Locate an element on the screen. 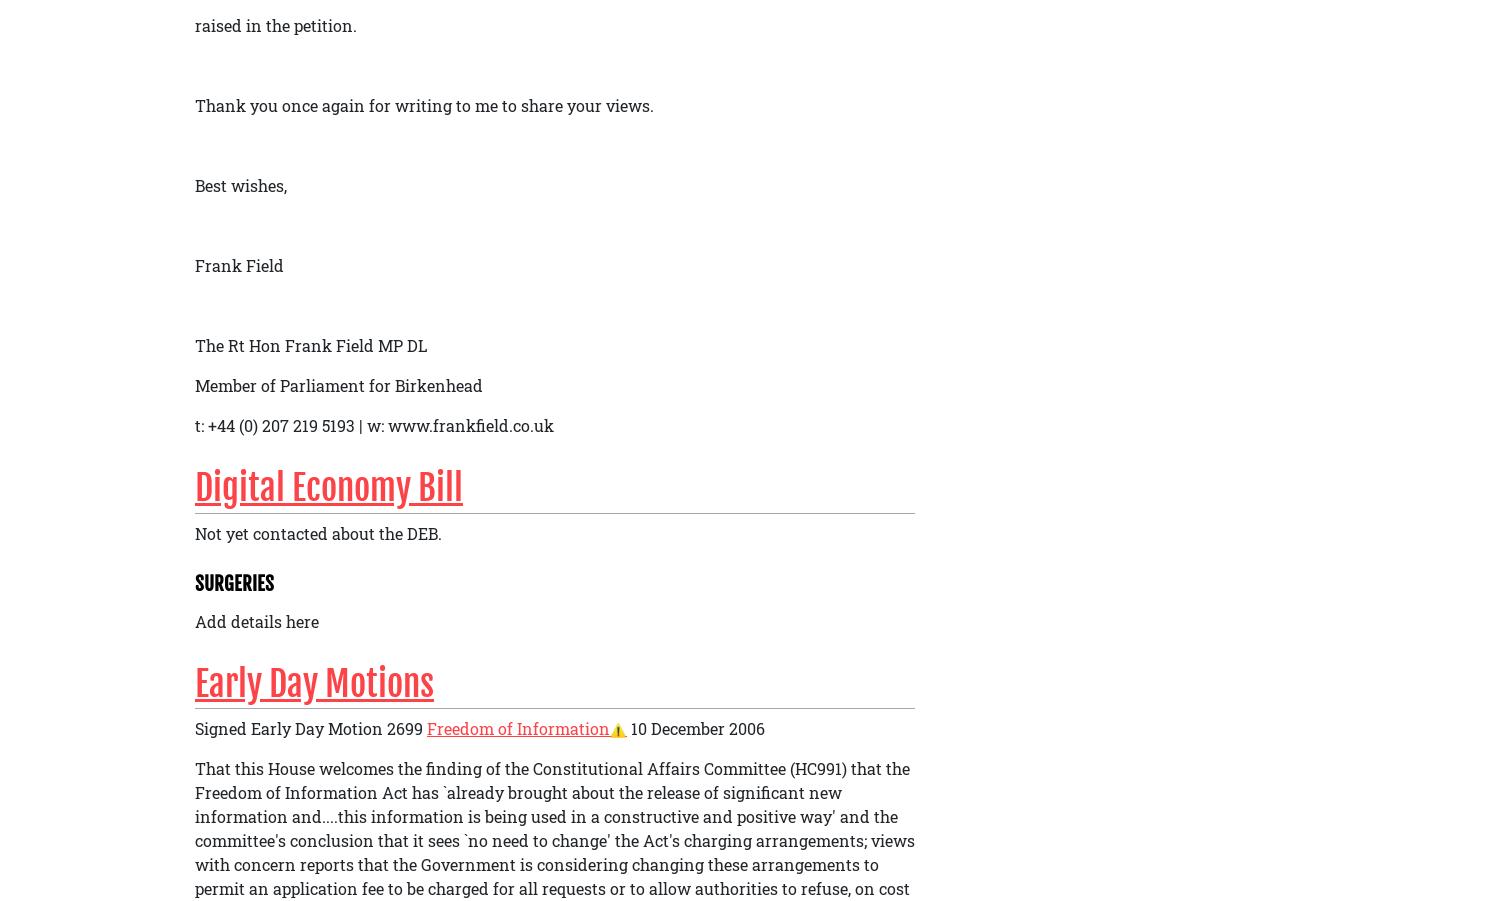 The image size is (1500, 901). 'Early Day Motions' is located at coordinates (194, 684).